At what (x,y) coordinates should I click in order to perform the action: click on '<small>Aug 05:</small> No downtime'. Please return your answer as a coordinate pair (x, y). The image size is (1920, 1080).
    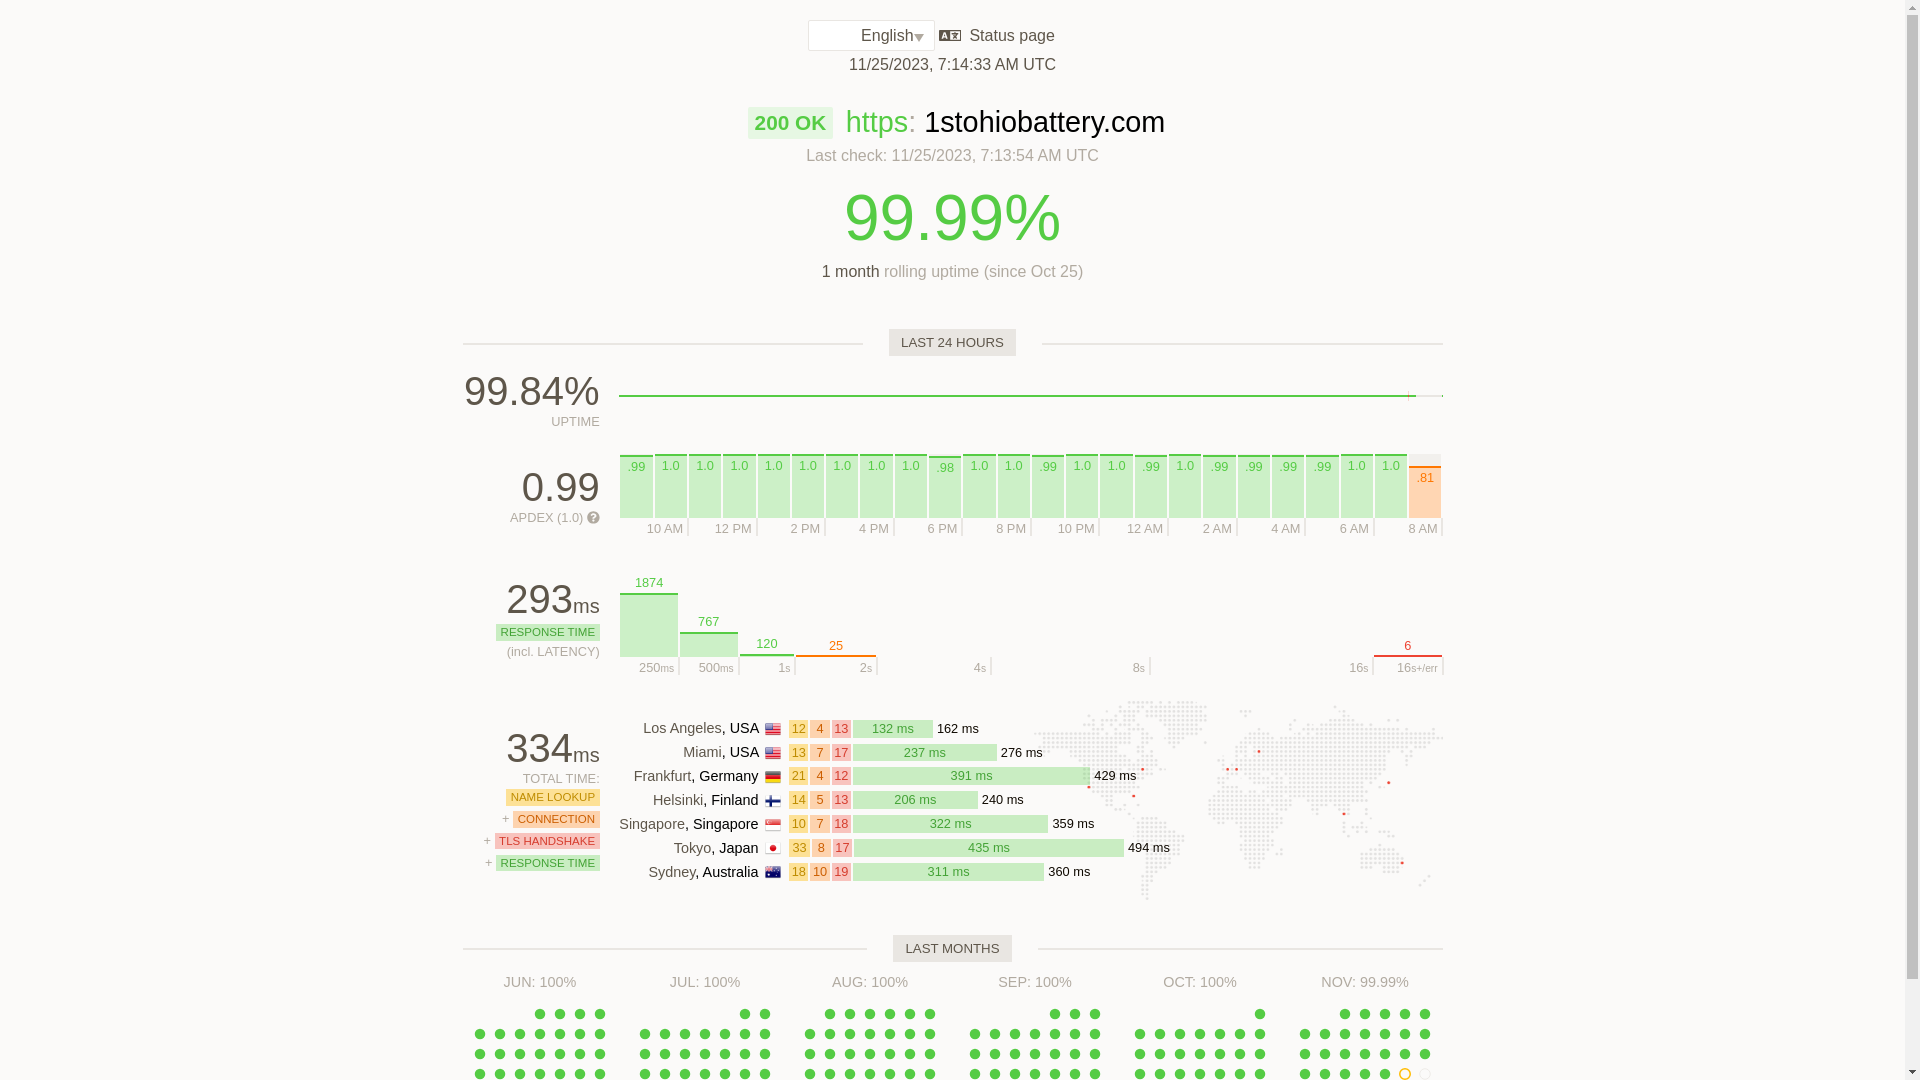
    Looking at the image, I should click on (909, 1014).